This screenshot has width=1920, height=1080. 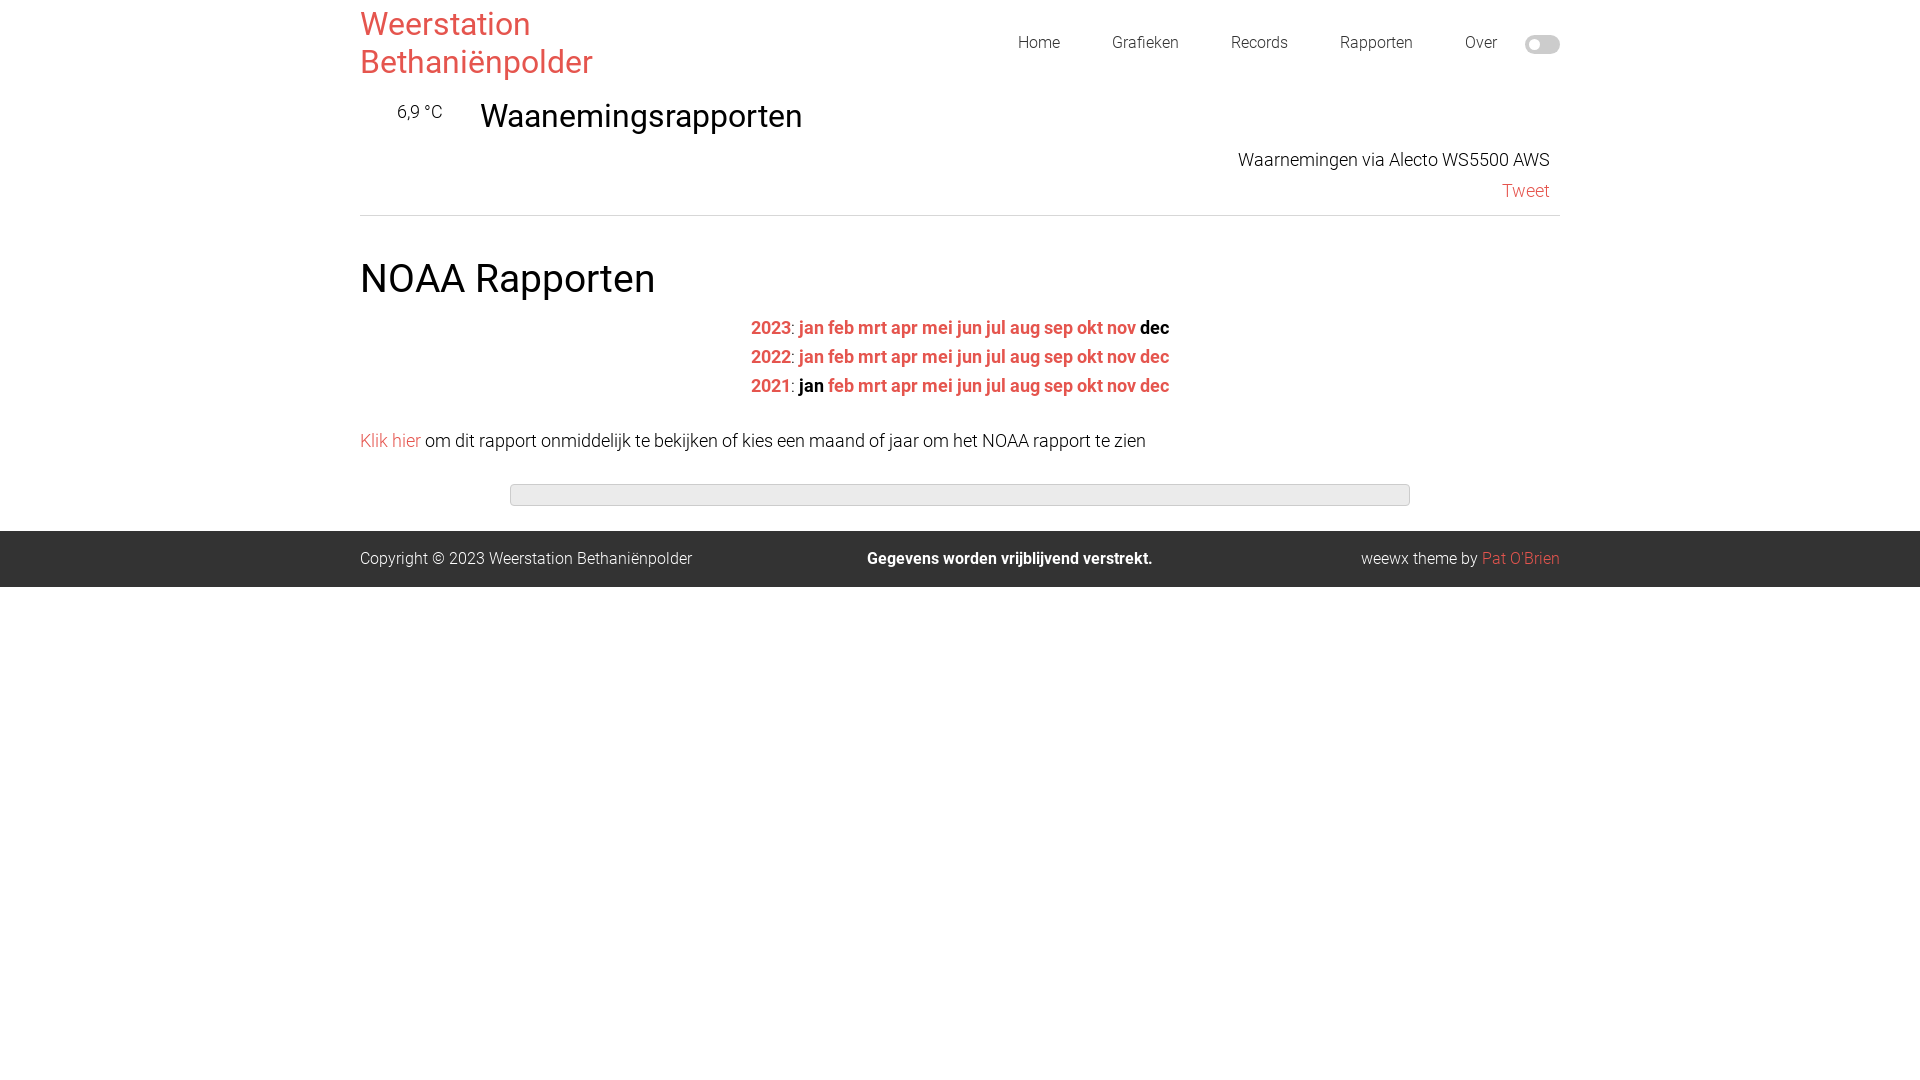 What do you see at coordinates (955, 326) in the screenshot?
I see `'jun'` at bounding box center [955, 326].